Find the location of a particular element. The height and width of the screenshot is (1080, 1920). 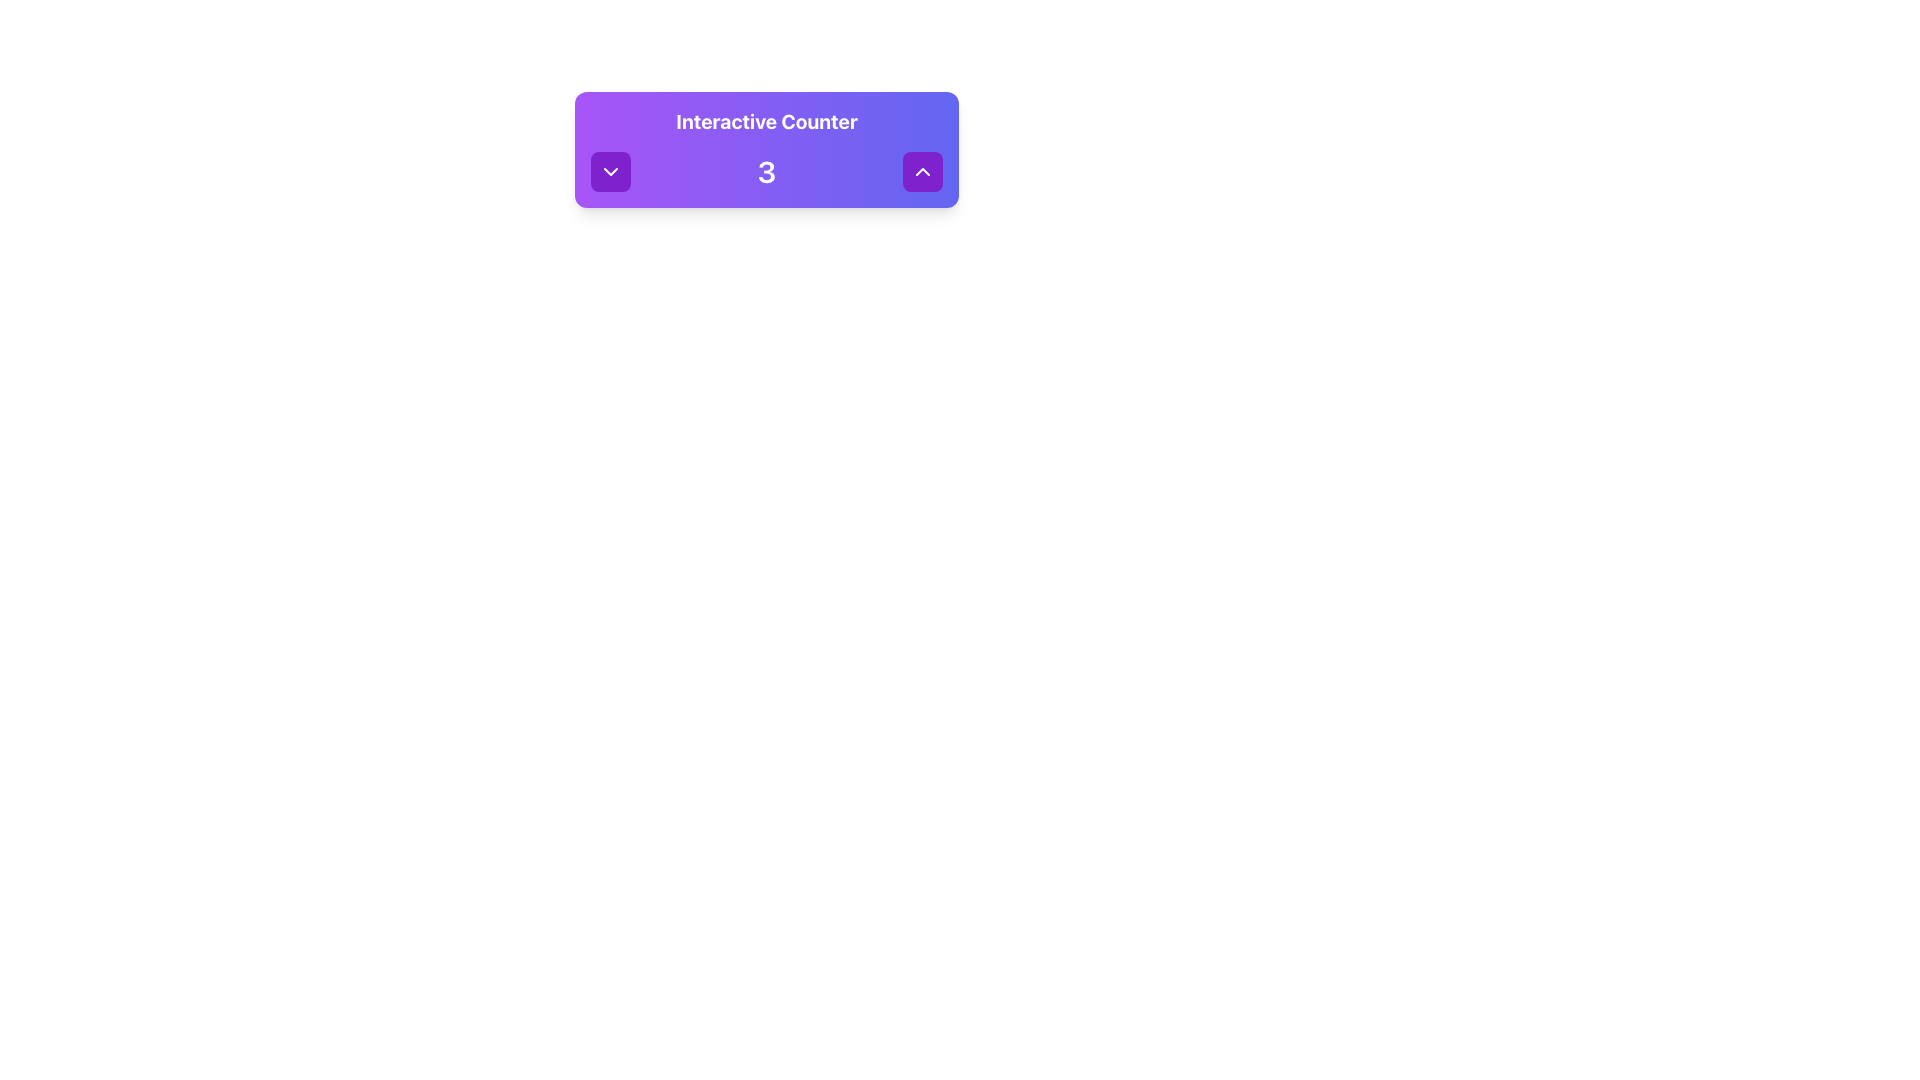

the increment button located at the rightmost position of the control group, adjacent to the center numerical counter display is located at coordinates (921, 171).